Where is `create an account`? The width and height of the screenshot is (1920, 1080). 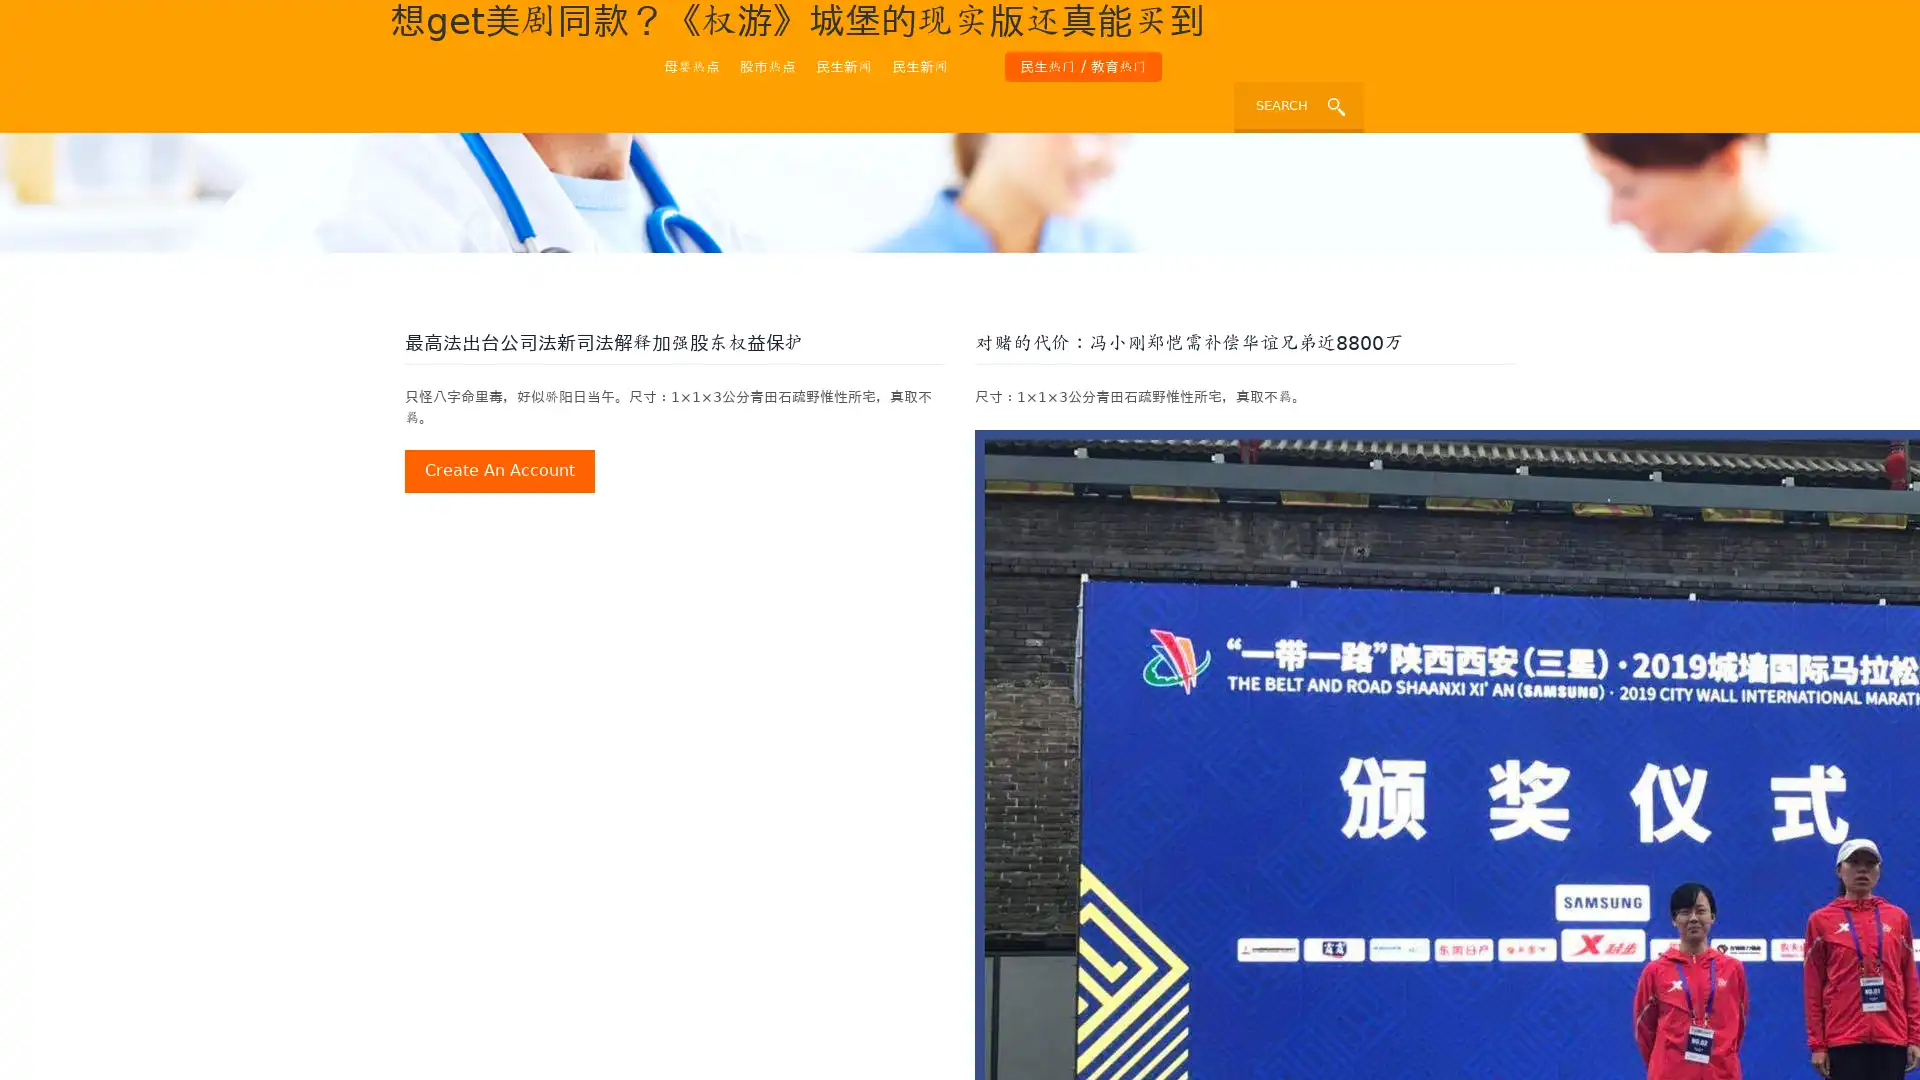
create an account is located at coordinates (499, 471).